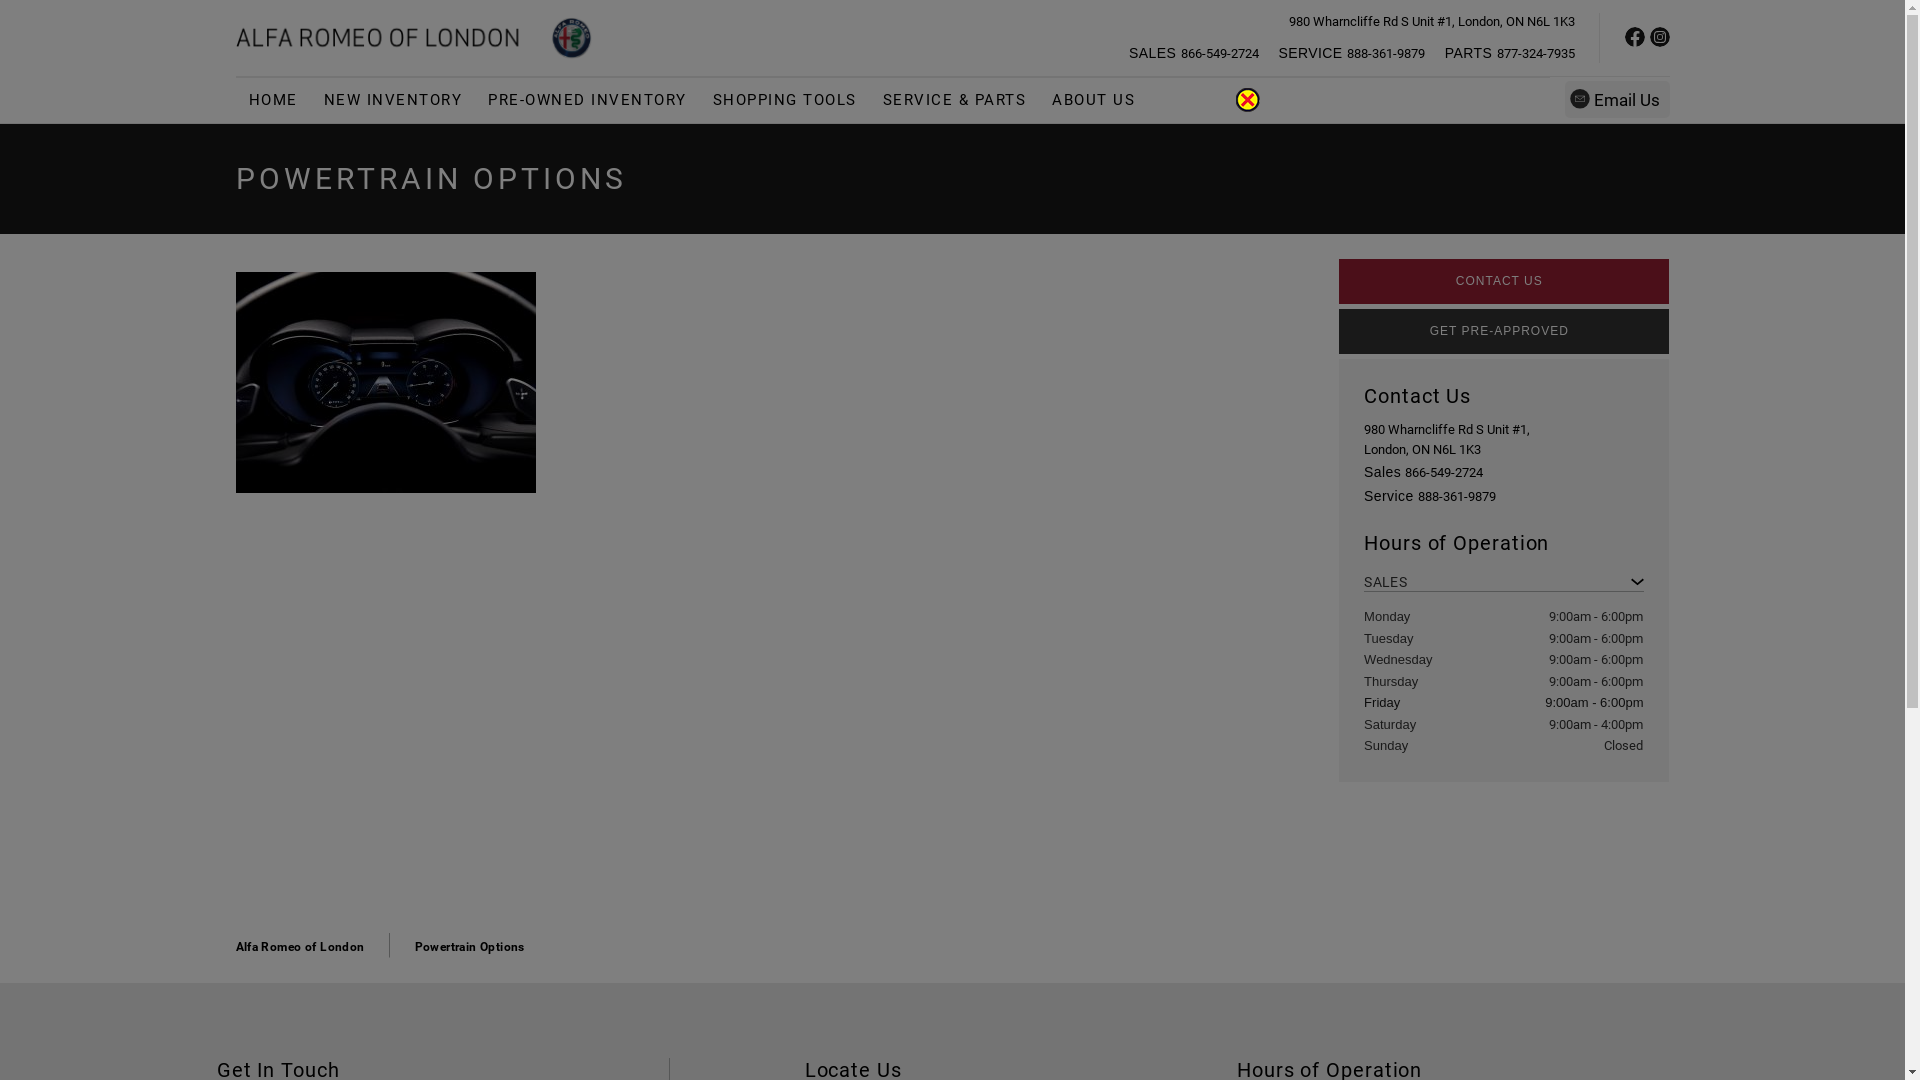 This screenshot has width=1920, height=1080. I want to click on 'CONTACT US', so click(1503, 281).